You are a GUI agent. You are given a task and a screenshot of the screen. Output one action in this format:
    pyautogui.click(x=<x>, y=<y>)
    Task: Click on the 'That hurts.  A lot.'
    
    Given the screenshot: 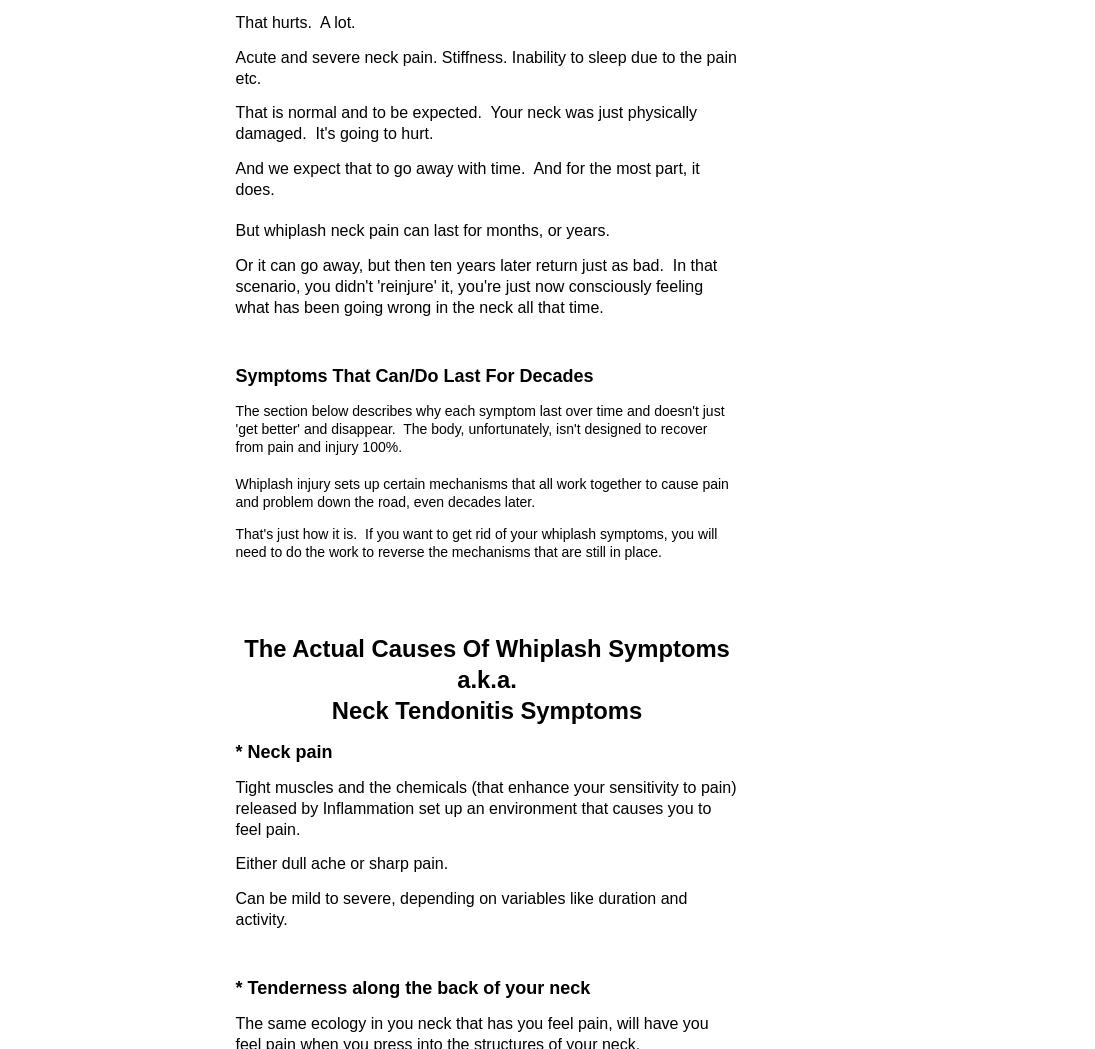 What is the action you would take?
    pyautogui.click(x=234, y=20)
    